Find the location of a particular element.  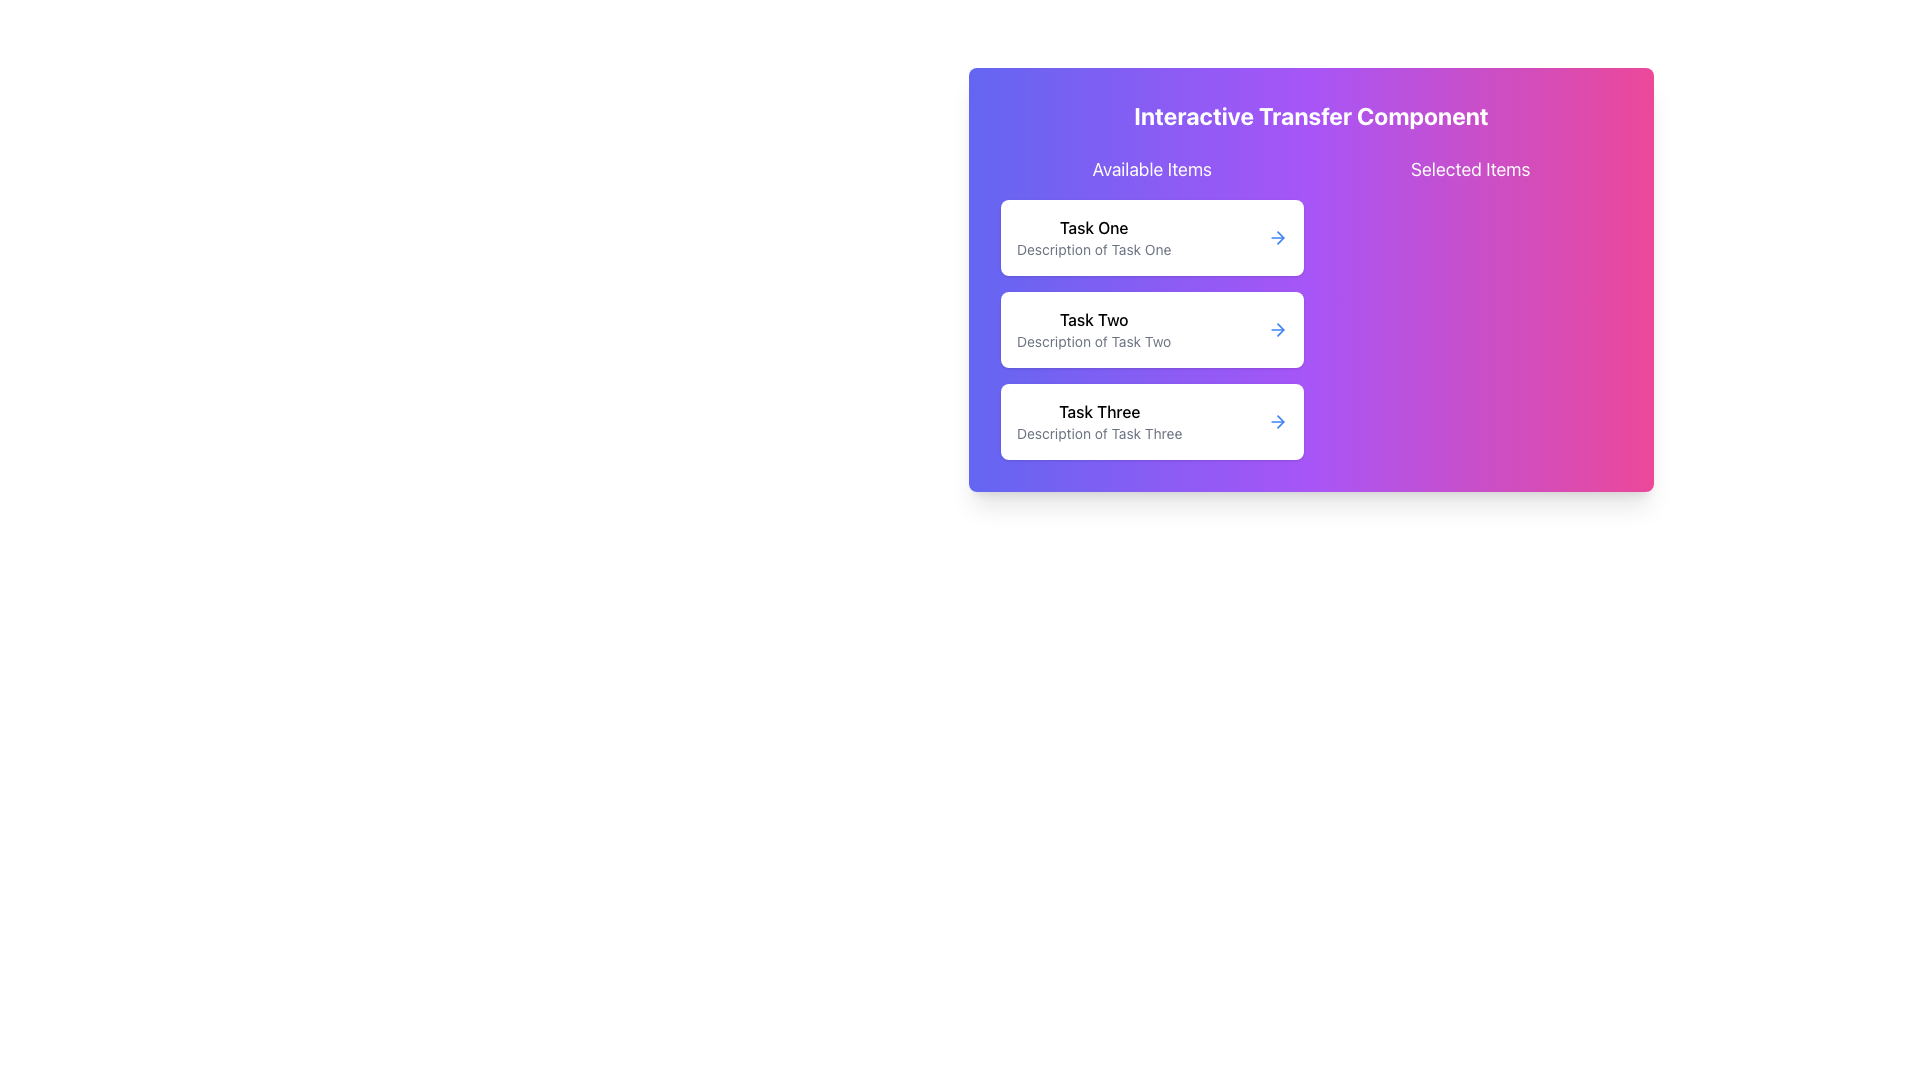

the 'Selected Items' text label, which is displayed in bold white font at the top-right of the section with a vibrant purple to pink gradient background is located at coordinates (1470, 168).